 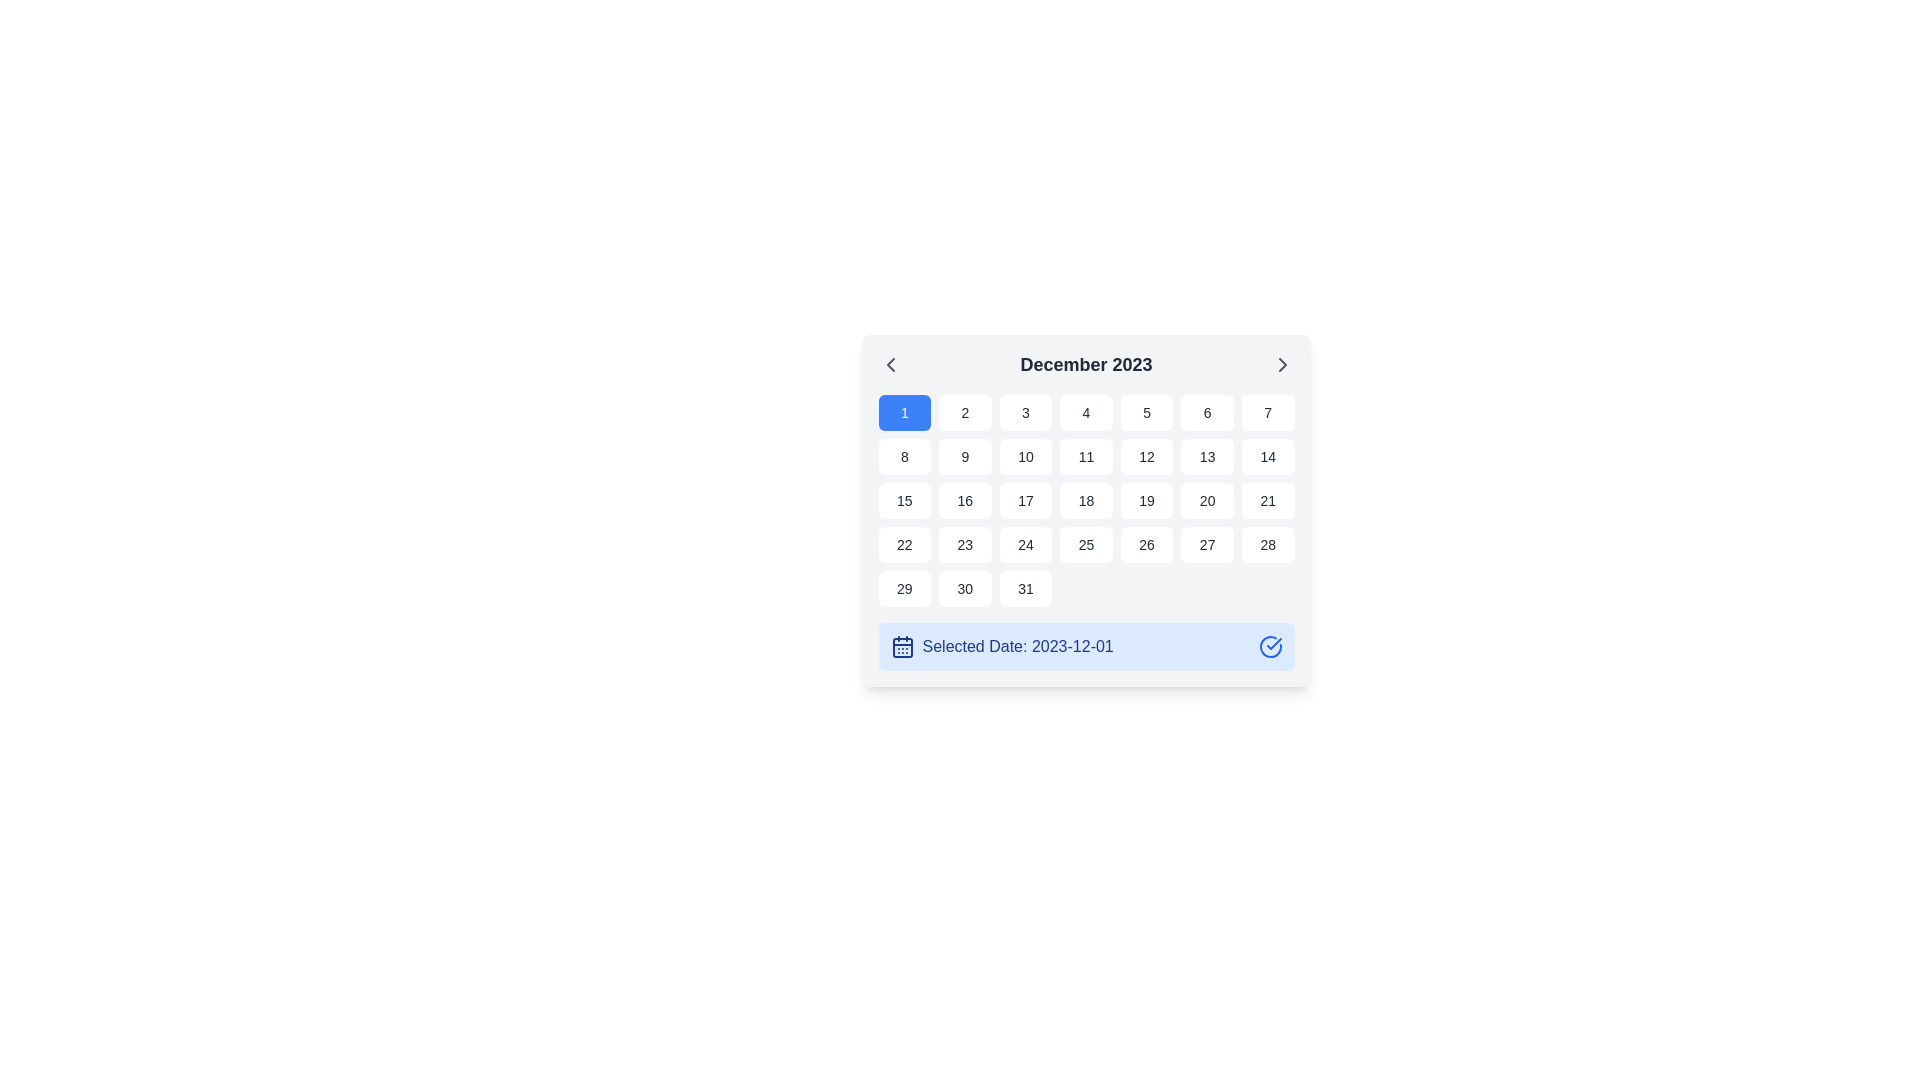 I want to click on the rounded rectangular button labeled '10', so click(x=1025, y=456).